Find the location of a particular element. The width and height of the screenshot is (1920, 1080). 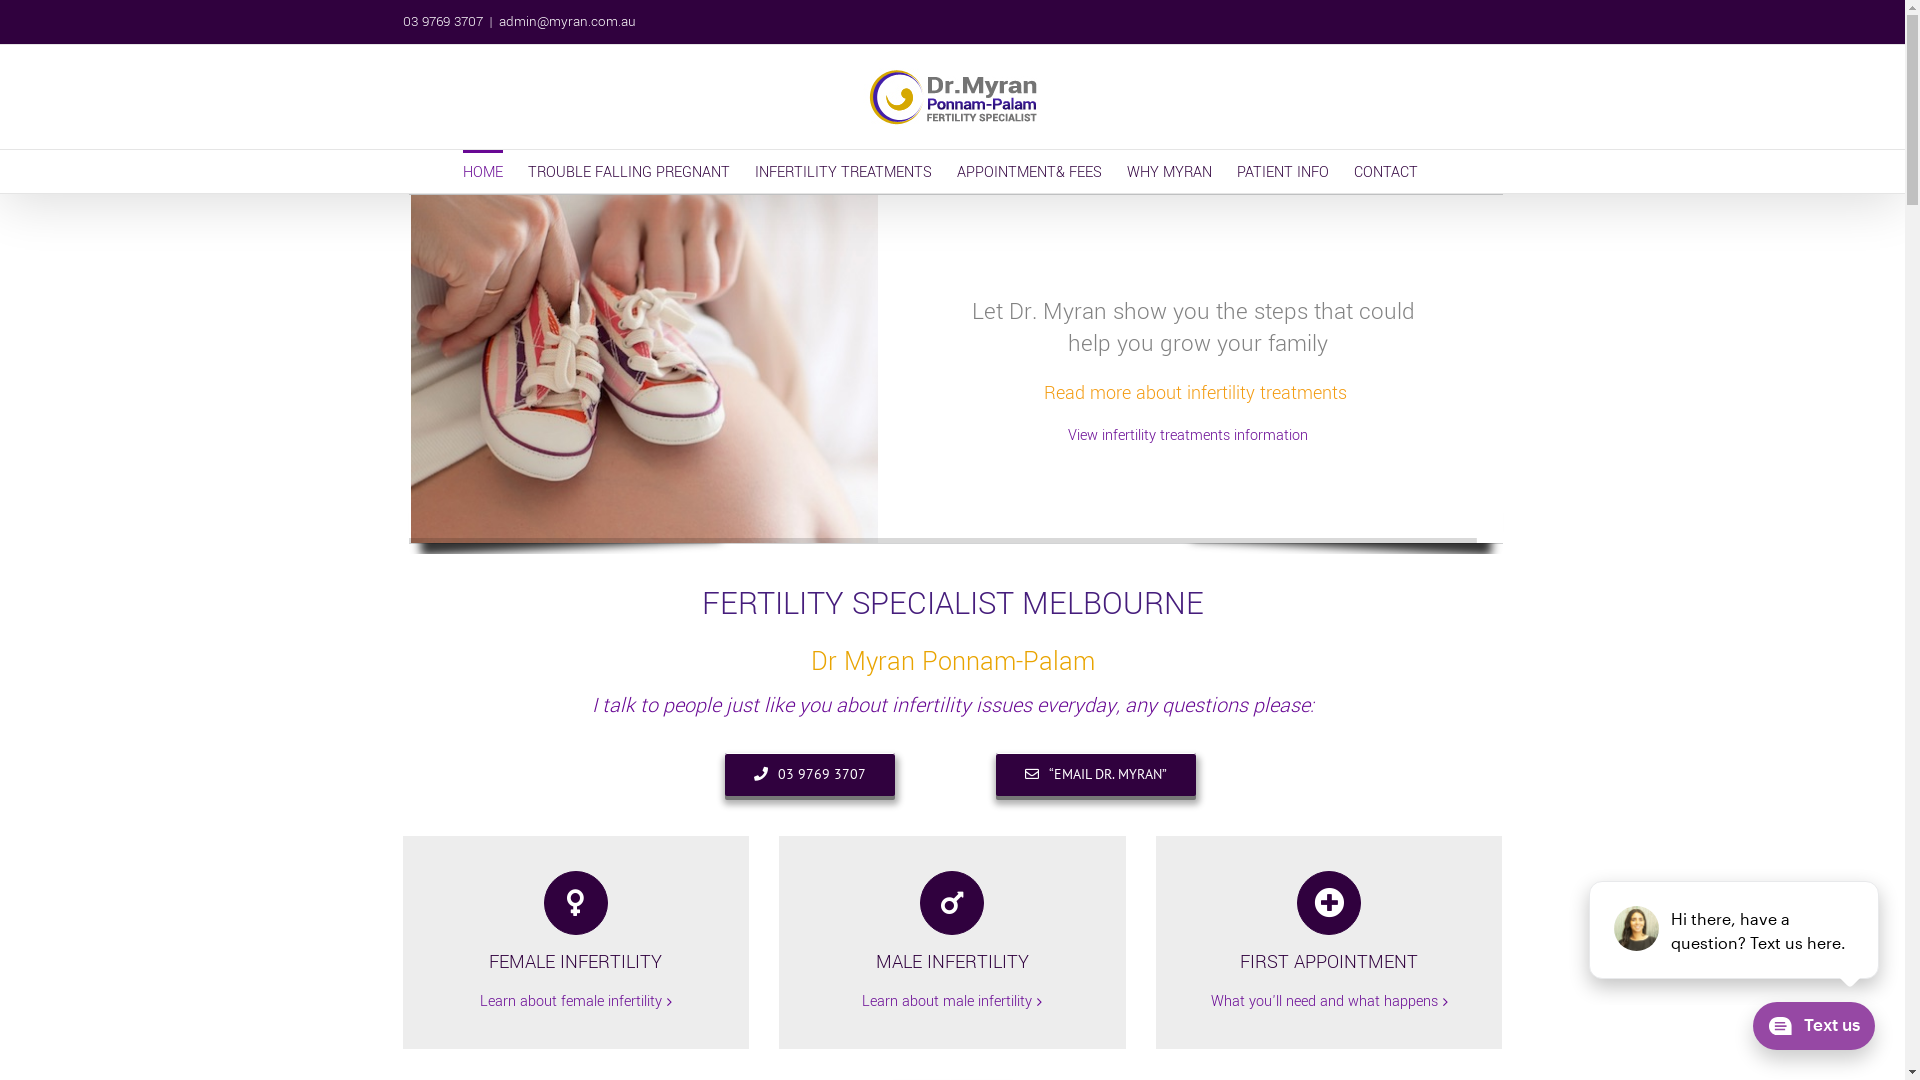

'FEMALE INFERTILITY' is located at coordinates (575, 922).